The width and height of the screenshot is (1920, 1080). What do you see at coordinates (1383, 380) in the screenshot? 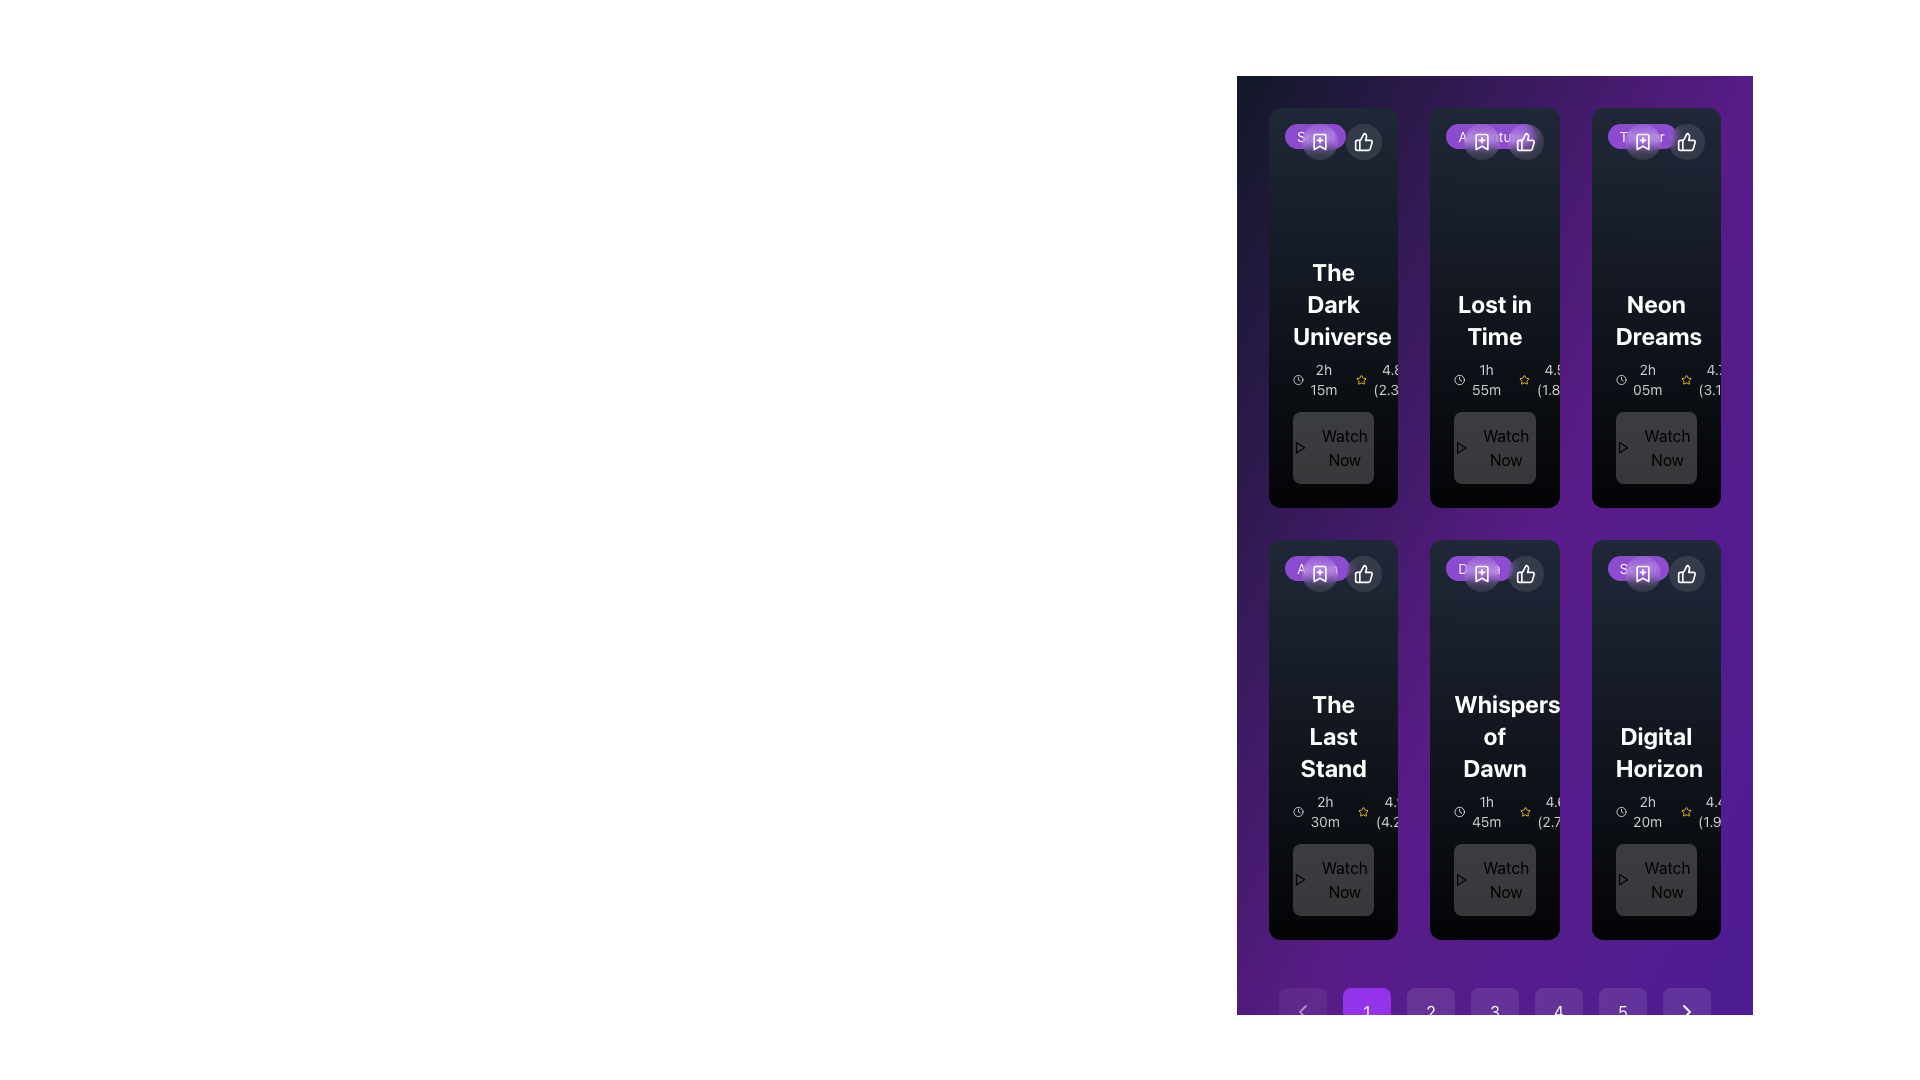
I see `the Text and Icon composite displaying the rating of a movie or item, located to the right of the '2h 15m' text and clock icon` at bounding box center [1383, 380].